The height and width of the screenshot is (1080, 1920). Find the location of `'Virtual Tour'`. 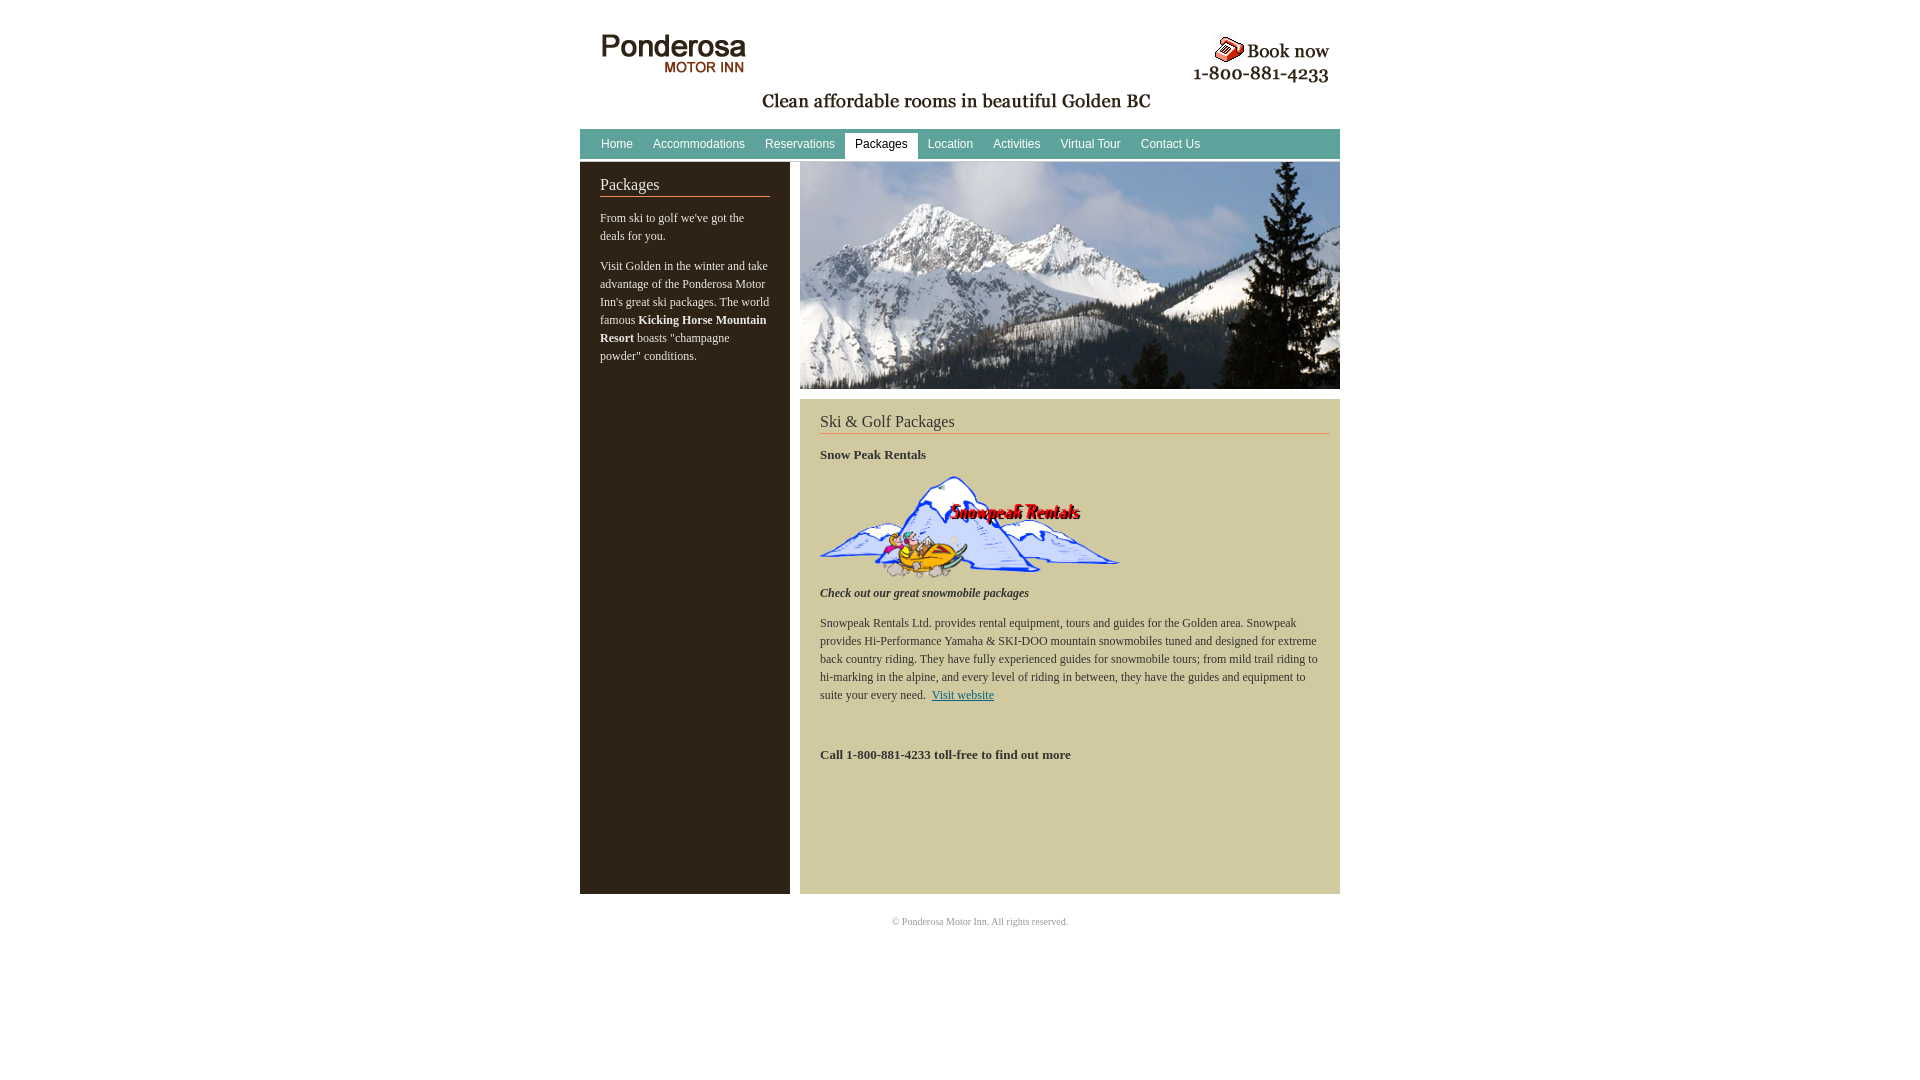

'Virtual Tour' is located at coordinates (1089, 145).